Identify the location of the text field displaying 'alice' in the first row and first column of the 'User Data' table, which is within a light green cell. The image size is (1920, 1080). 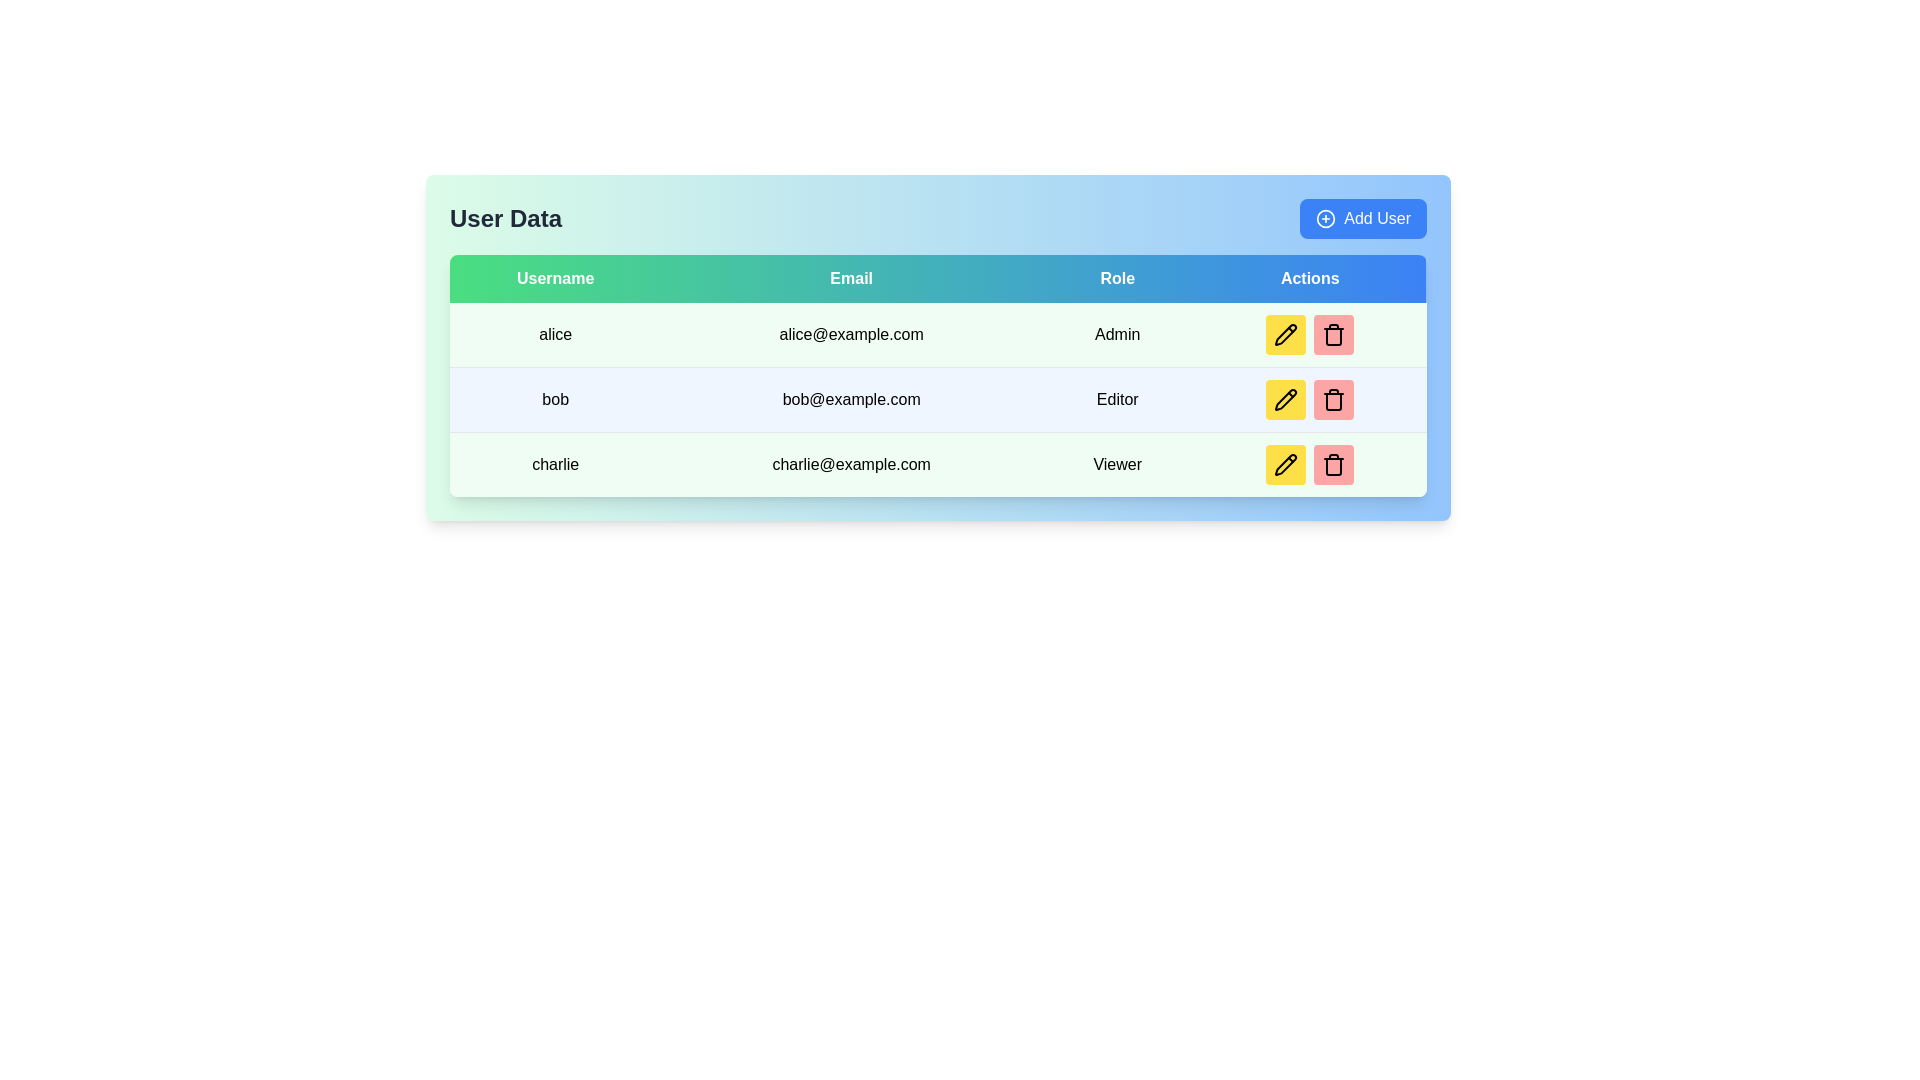
(555, 334).